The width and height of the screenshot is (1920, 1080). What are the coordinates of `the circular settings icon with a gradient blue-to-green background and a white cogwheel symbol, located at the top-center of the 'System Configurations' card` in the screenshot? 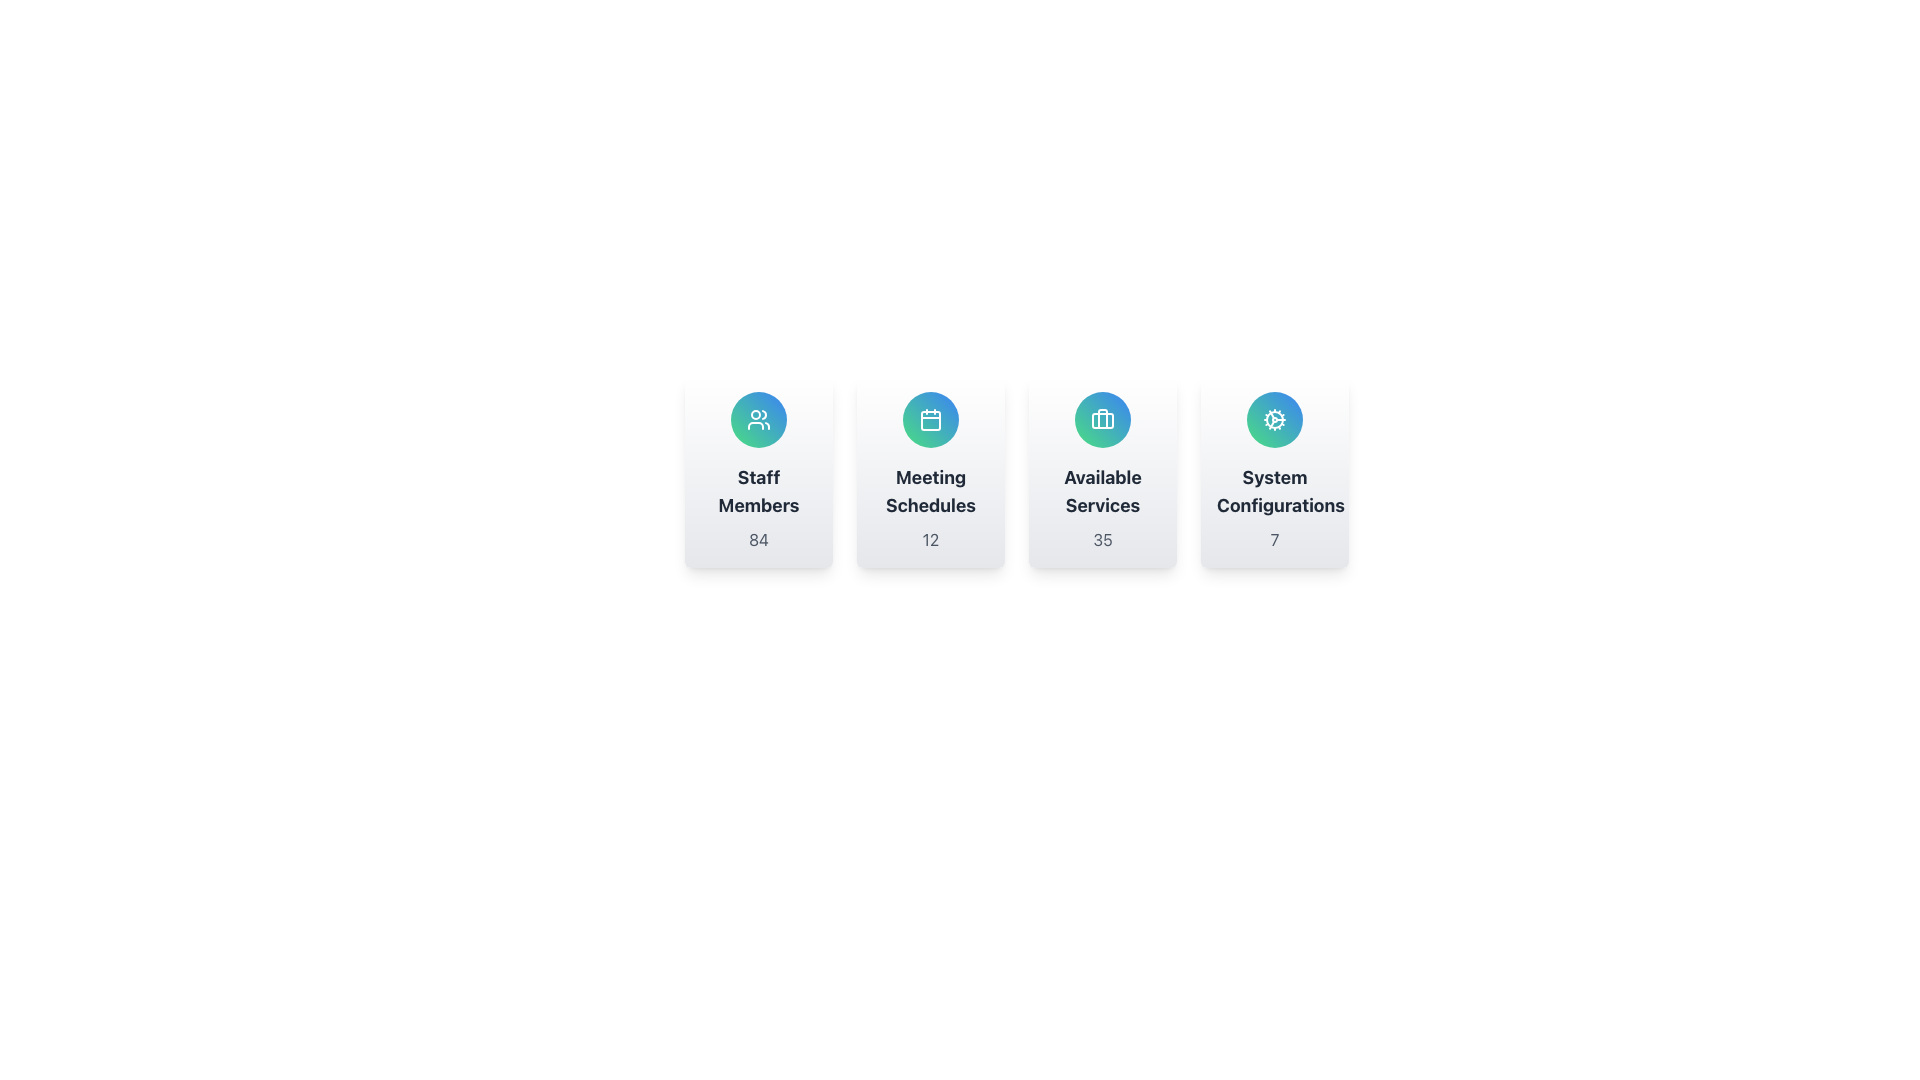 It's located at (1274, 419).